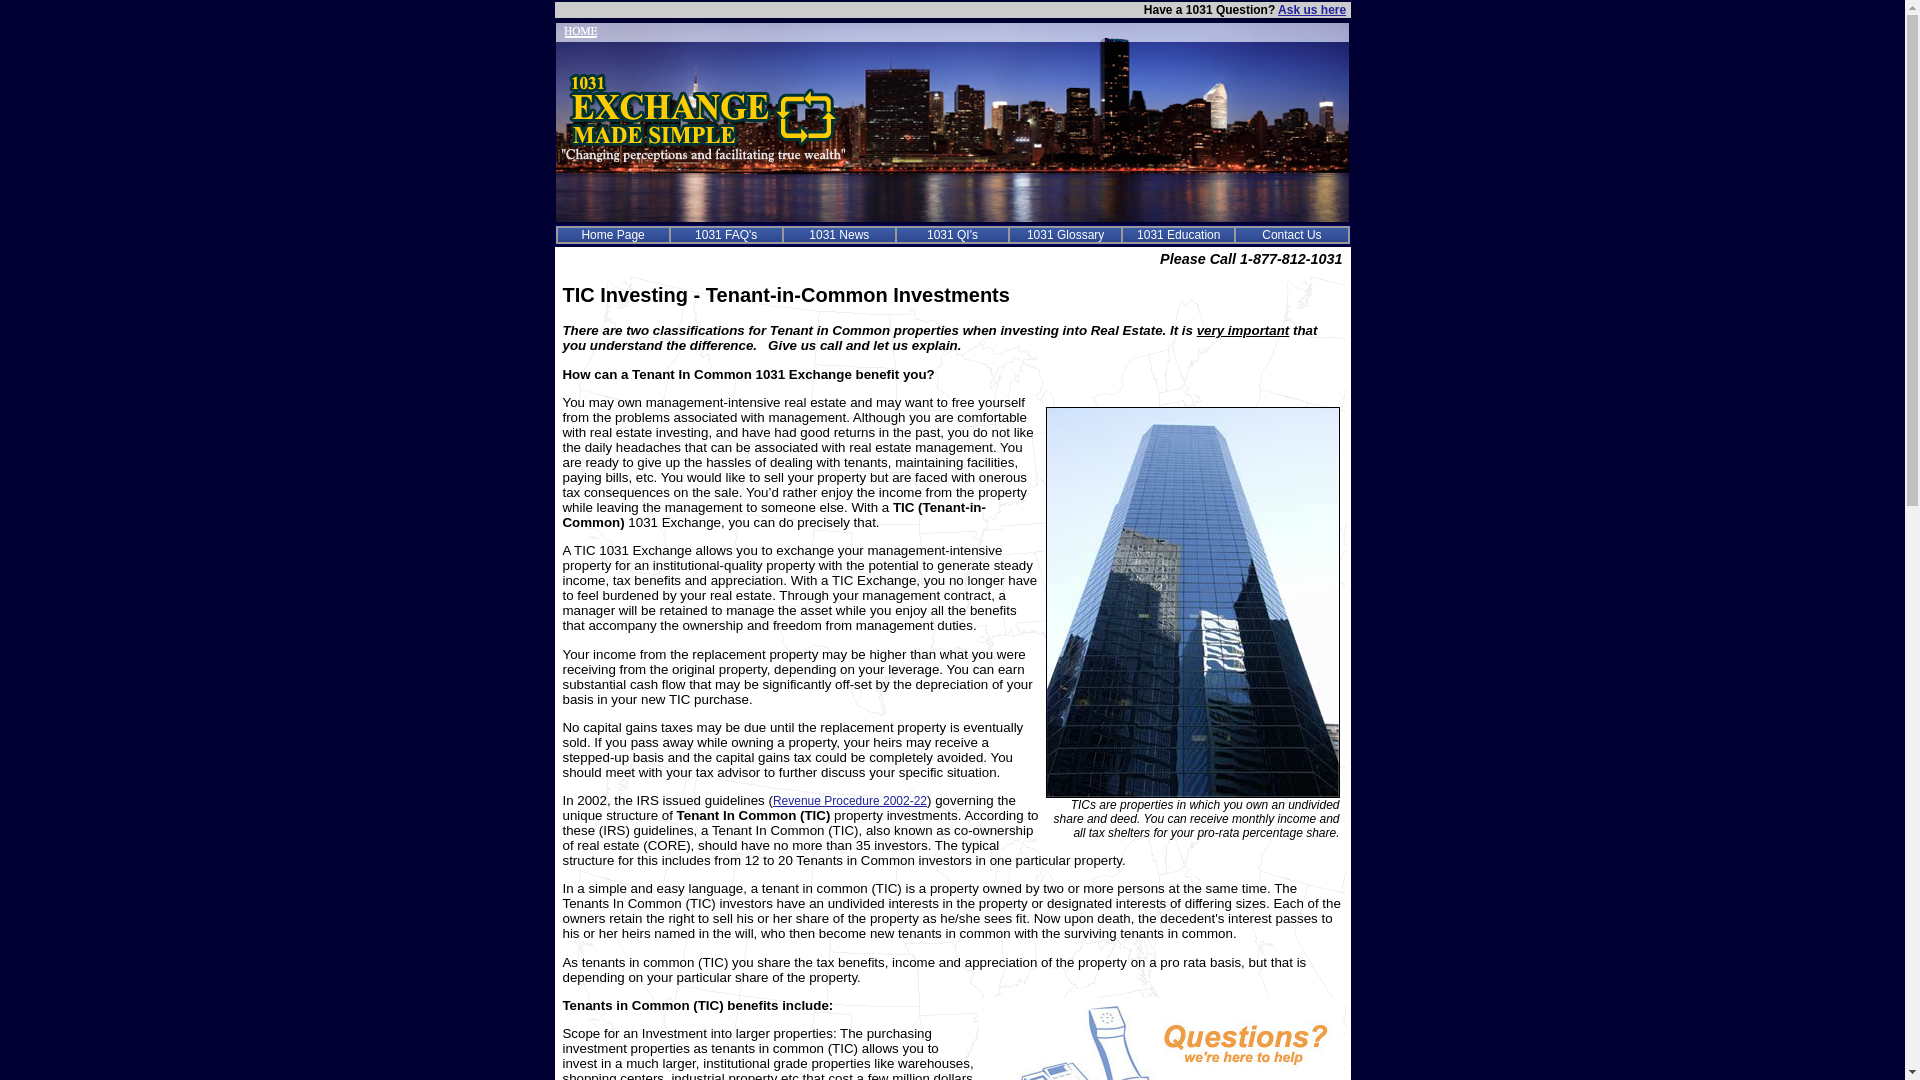  I want to click on 'Ask us here', so click(1276, 10).